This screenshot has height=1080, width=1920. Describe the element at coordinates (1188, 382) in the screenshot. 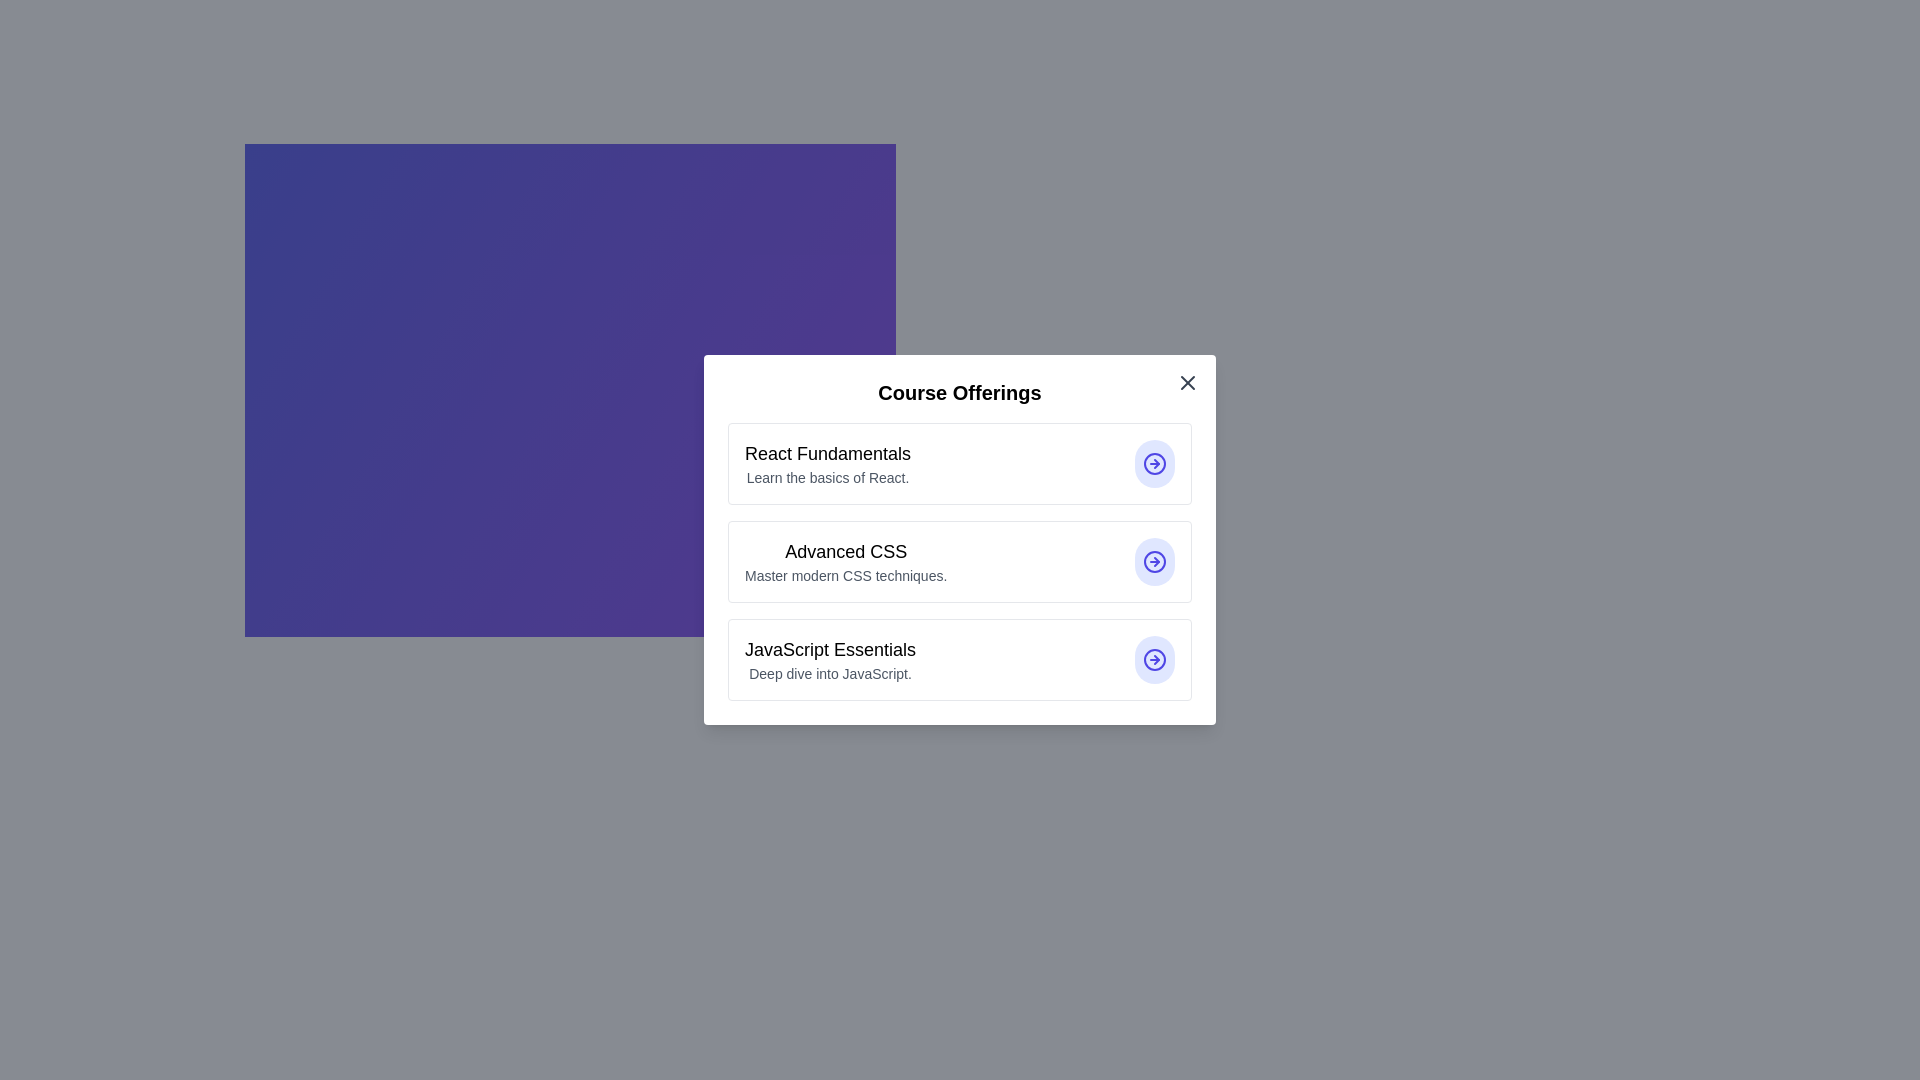

I see `the close button located in the top-right corner of the dialog box to trigger hover states` at that location.